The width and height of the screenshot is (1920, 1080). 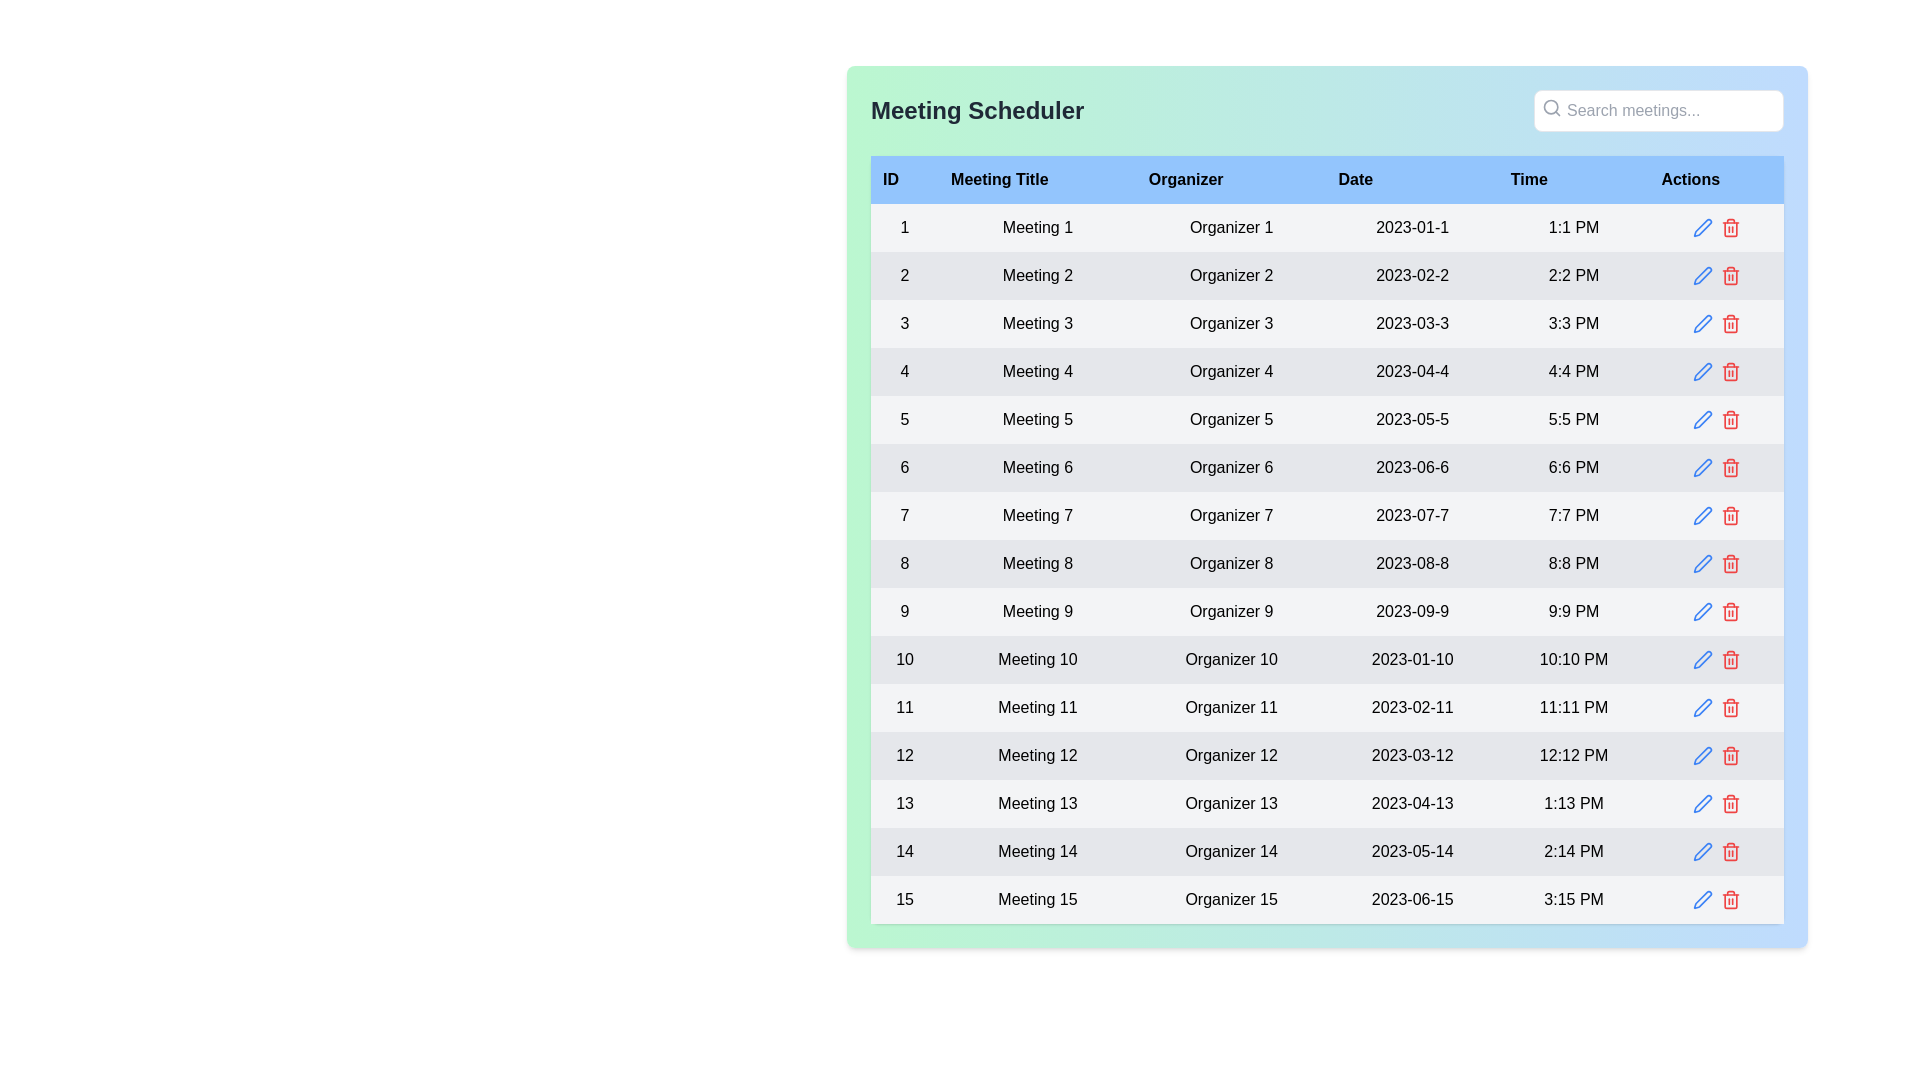 I want to click on the TextLabel displaying '2023-02-2' in the fourth column of the second row under the 'Date' column, part of the meeting details for 'Meeting 2', so click(x=1411, y=276).